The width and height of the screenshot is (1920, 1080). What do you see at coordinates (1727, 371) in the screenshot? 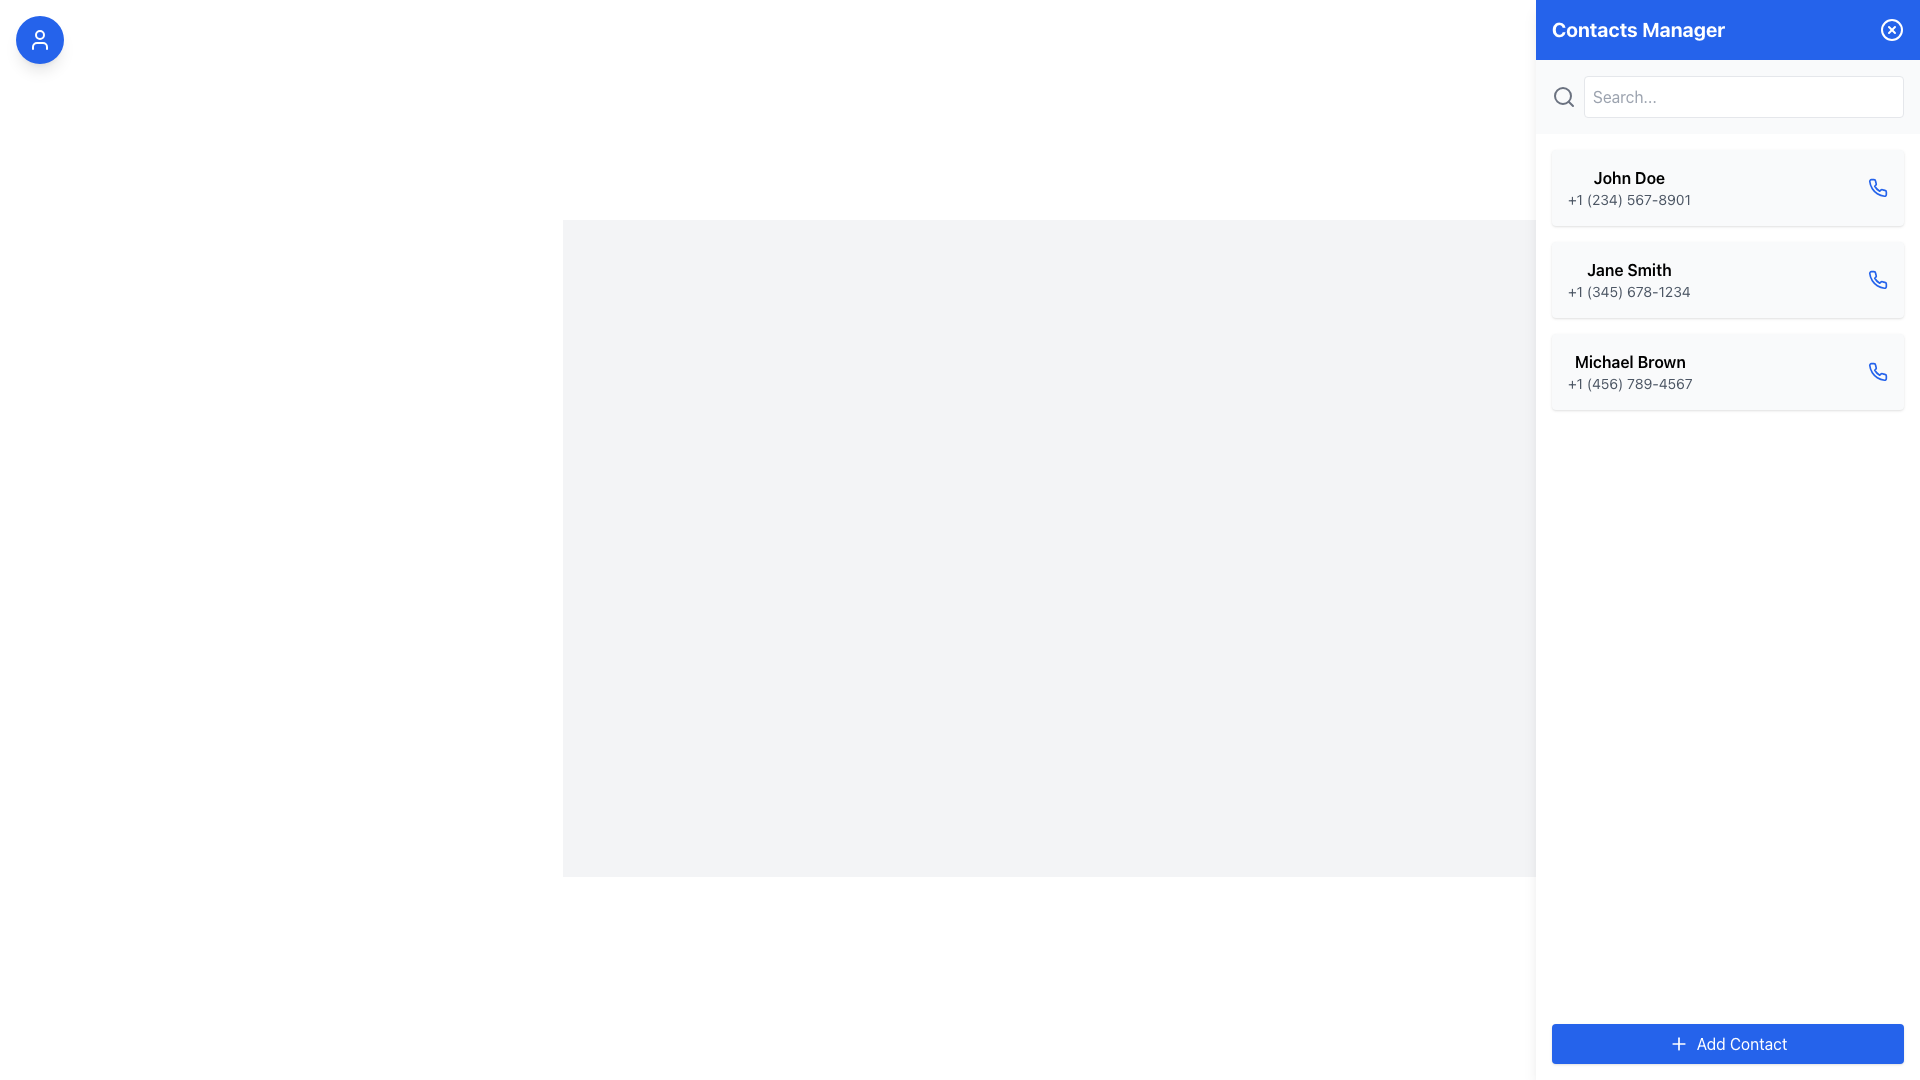
I see `the contact list item for 'Michael Brown'` at bounding box center [1727, 371].